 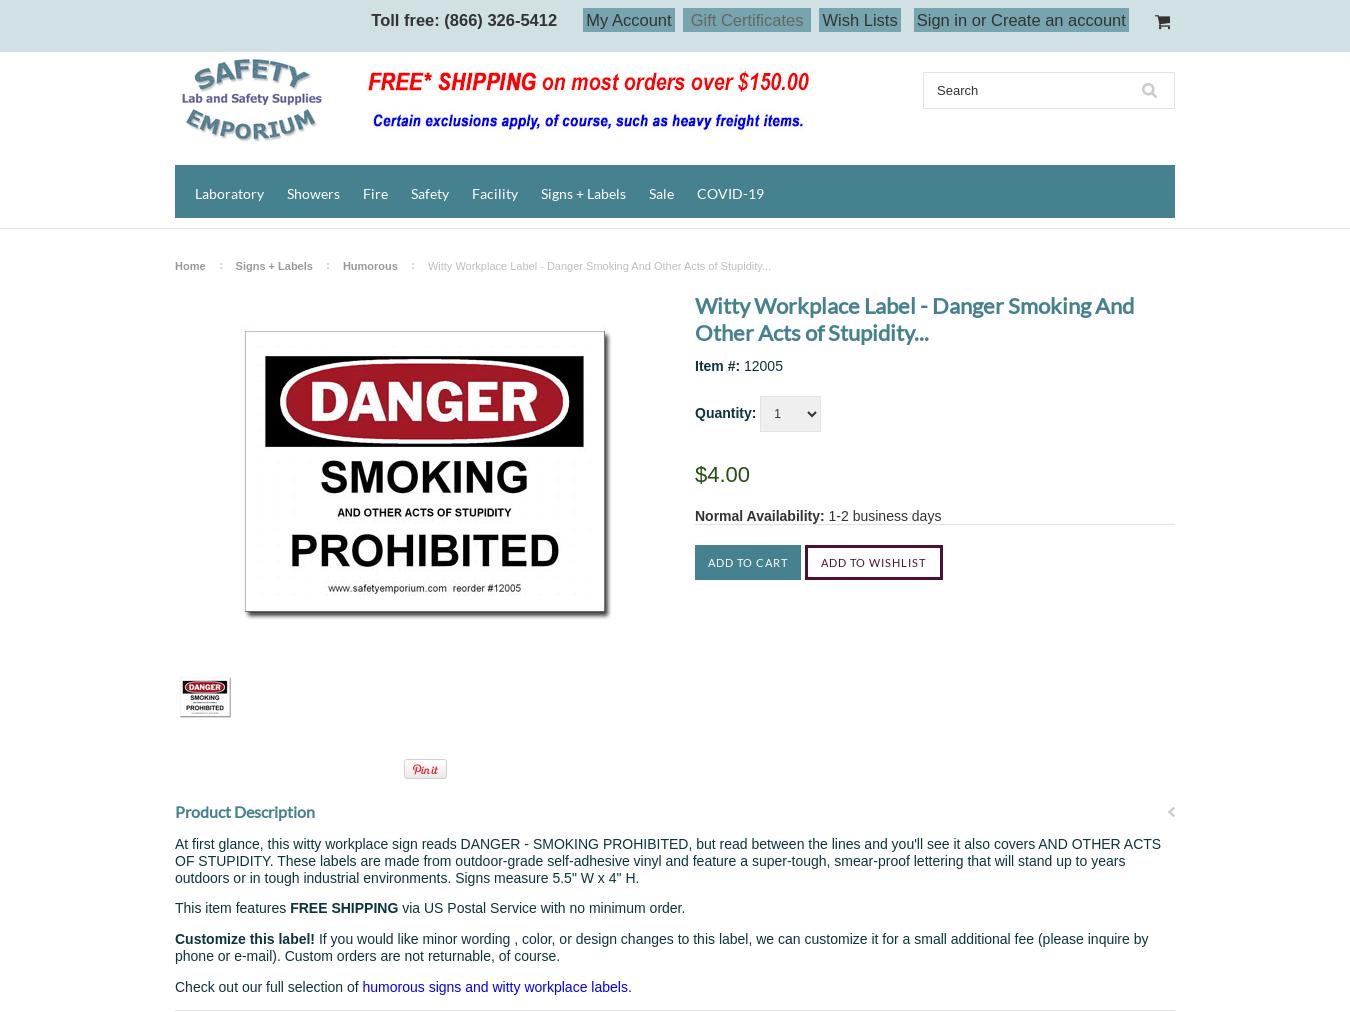 What do you see at coordinates (174, 947) in the screenshot?
I see `'If you would like minor wording , color, or design changes to this label, we can customize it for a small additional fee (please inquire by phone or e-mail). Custom orders are not returnable, of course.'` at bounding box center [174, 947].